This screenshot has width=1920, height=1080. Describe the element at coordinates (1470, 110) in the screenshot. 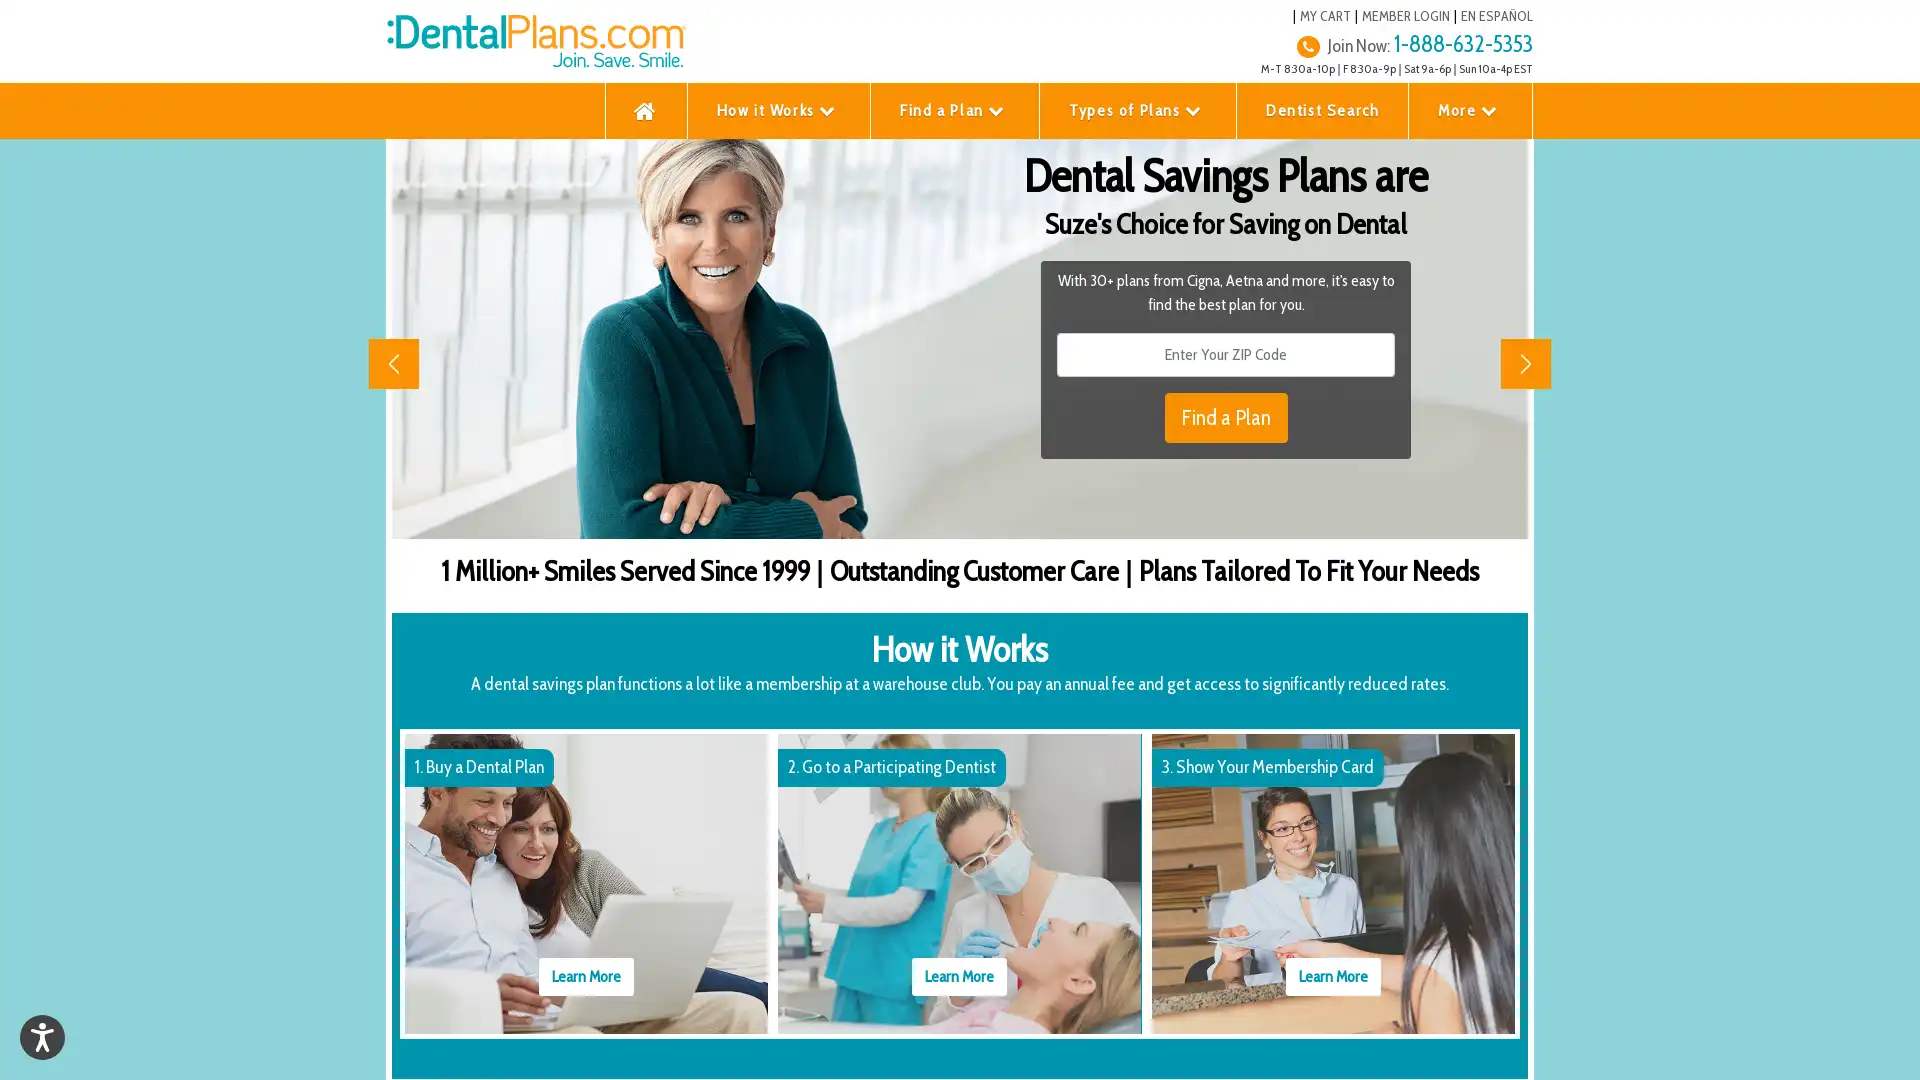

I see `More` at that location.